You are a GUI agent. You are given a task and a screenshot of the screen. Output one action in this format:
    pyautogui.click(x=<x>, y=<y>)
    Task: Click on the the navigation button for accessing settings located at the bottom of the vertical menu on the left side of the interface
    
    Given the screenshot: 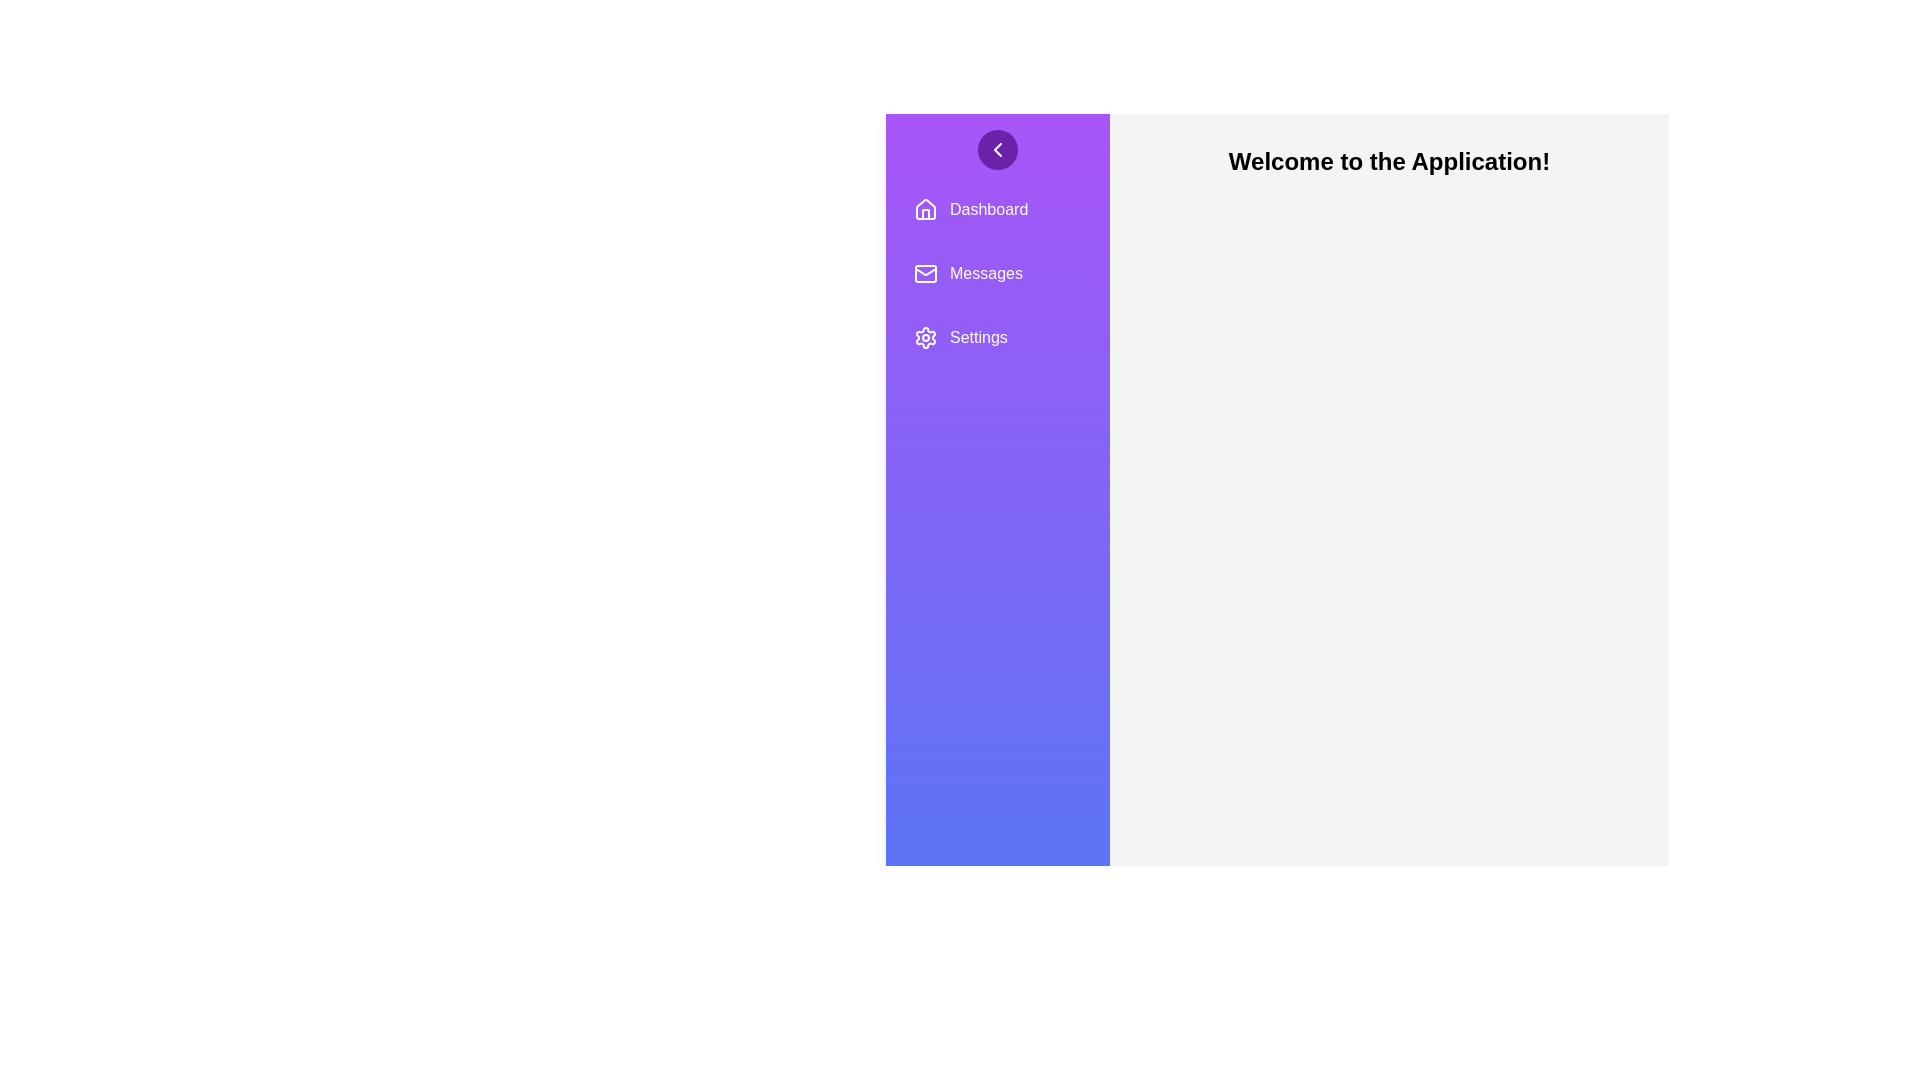 What is the action you would take?
    pyautogui.click(x=998, y=337)
    